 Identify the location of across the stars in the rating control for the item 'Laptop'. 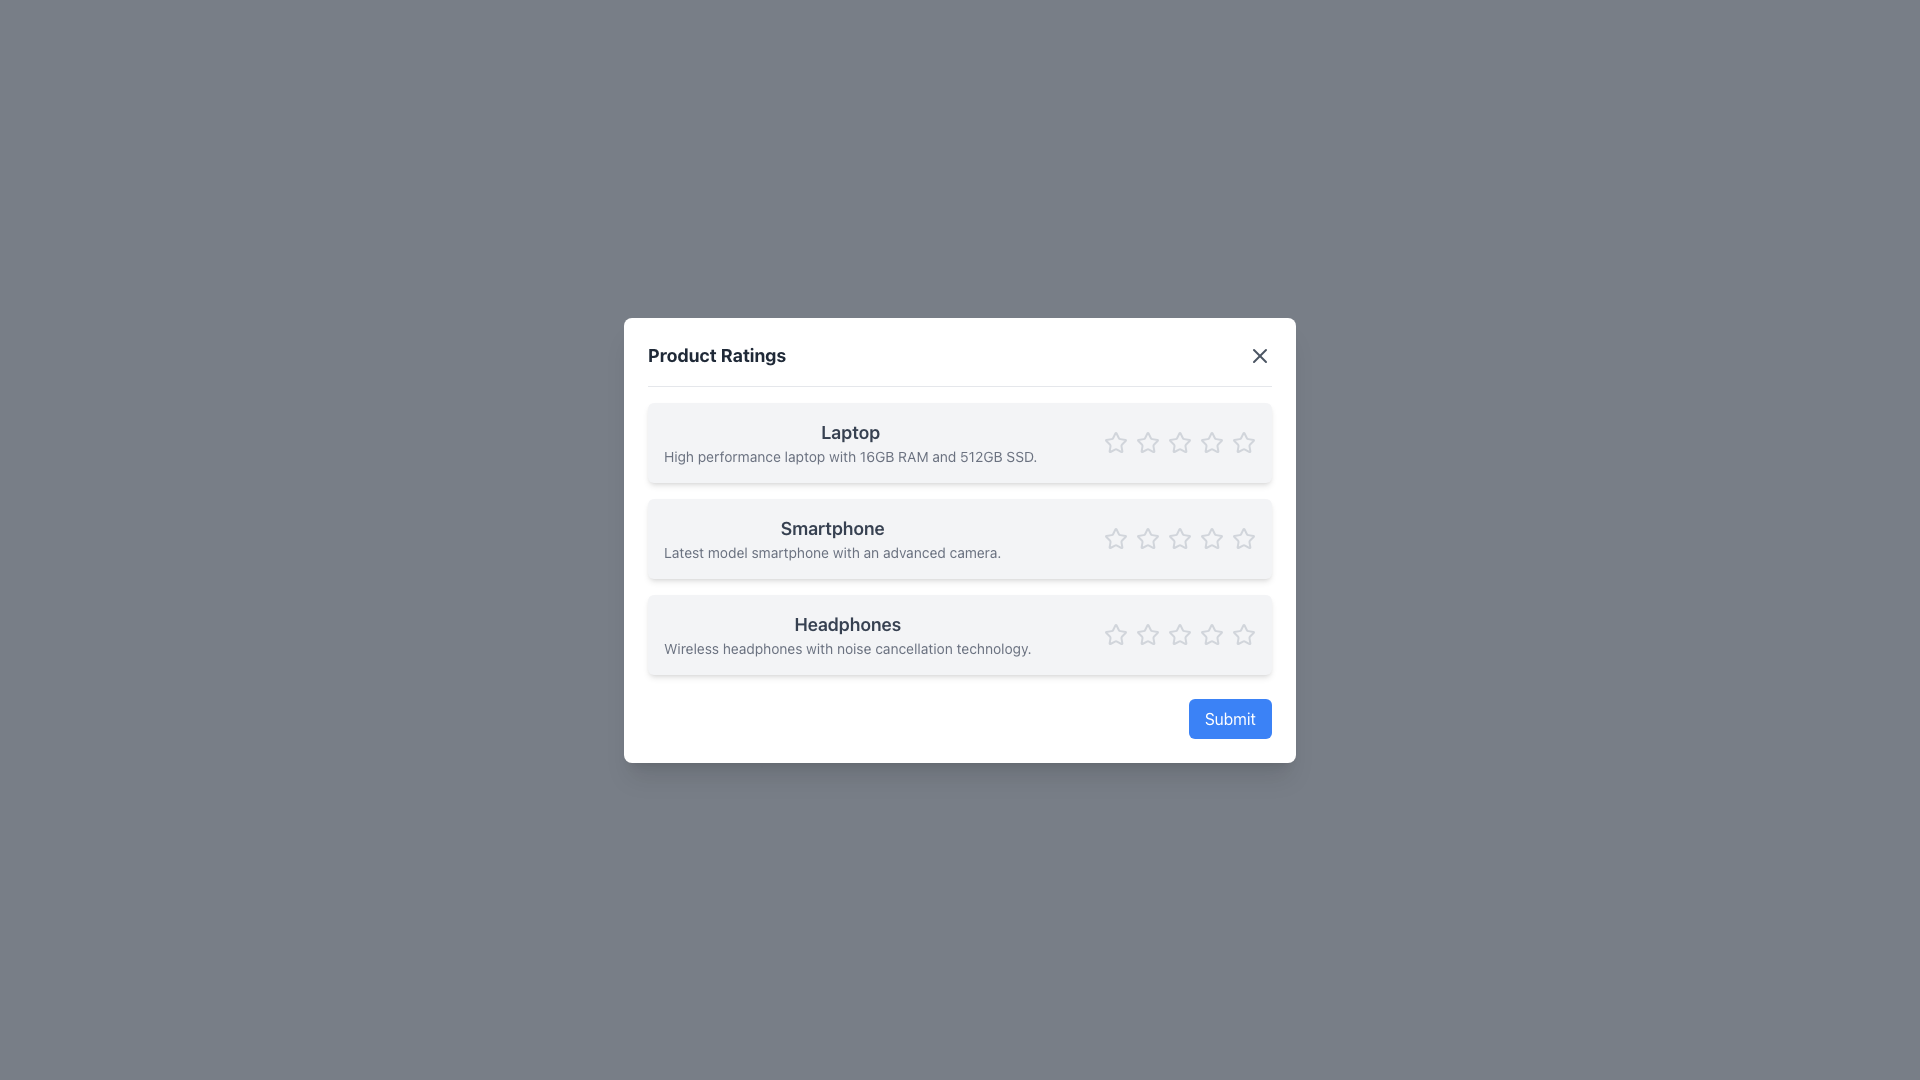
(1180, 441).